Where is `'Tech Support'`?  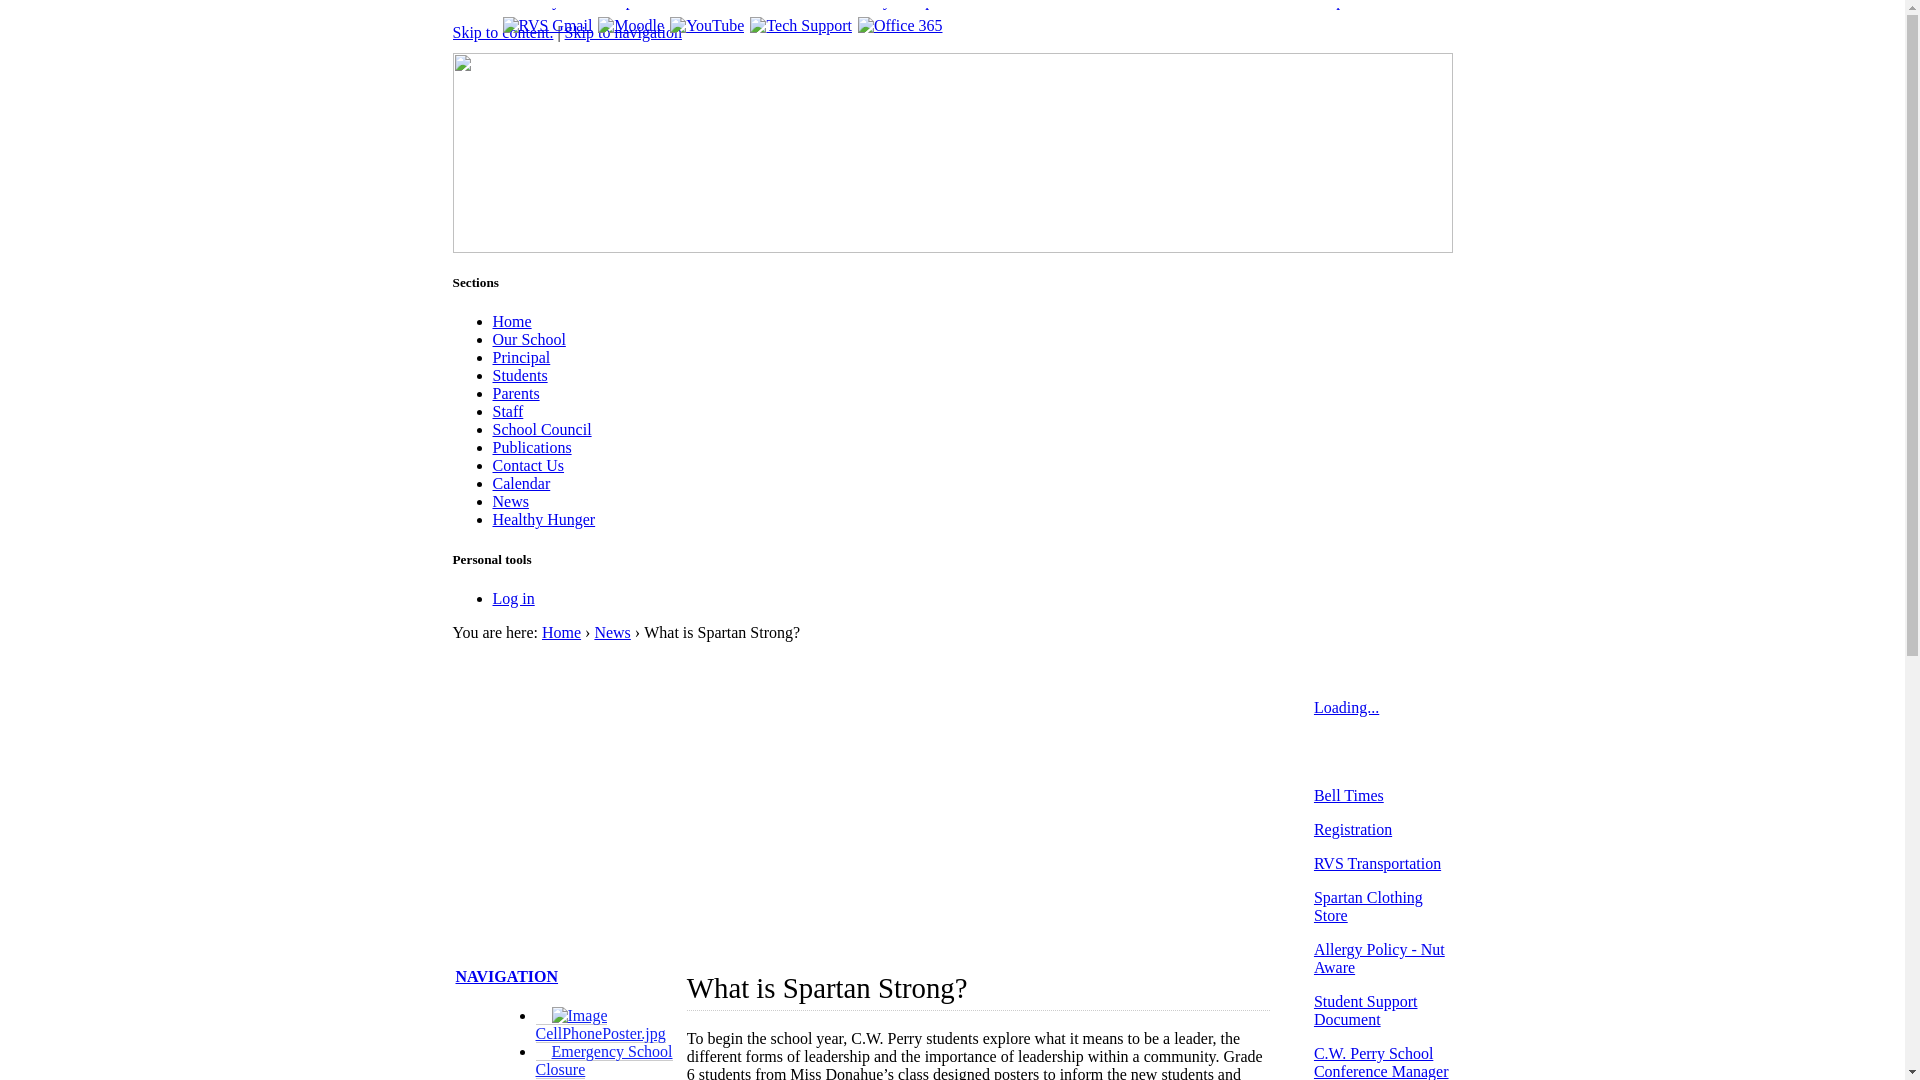 'Tech Support' is located at coordinates (801, 25).